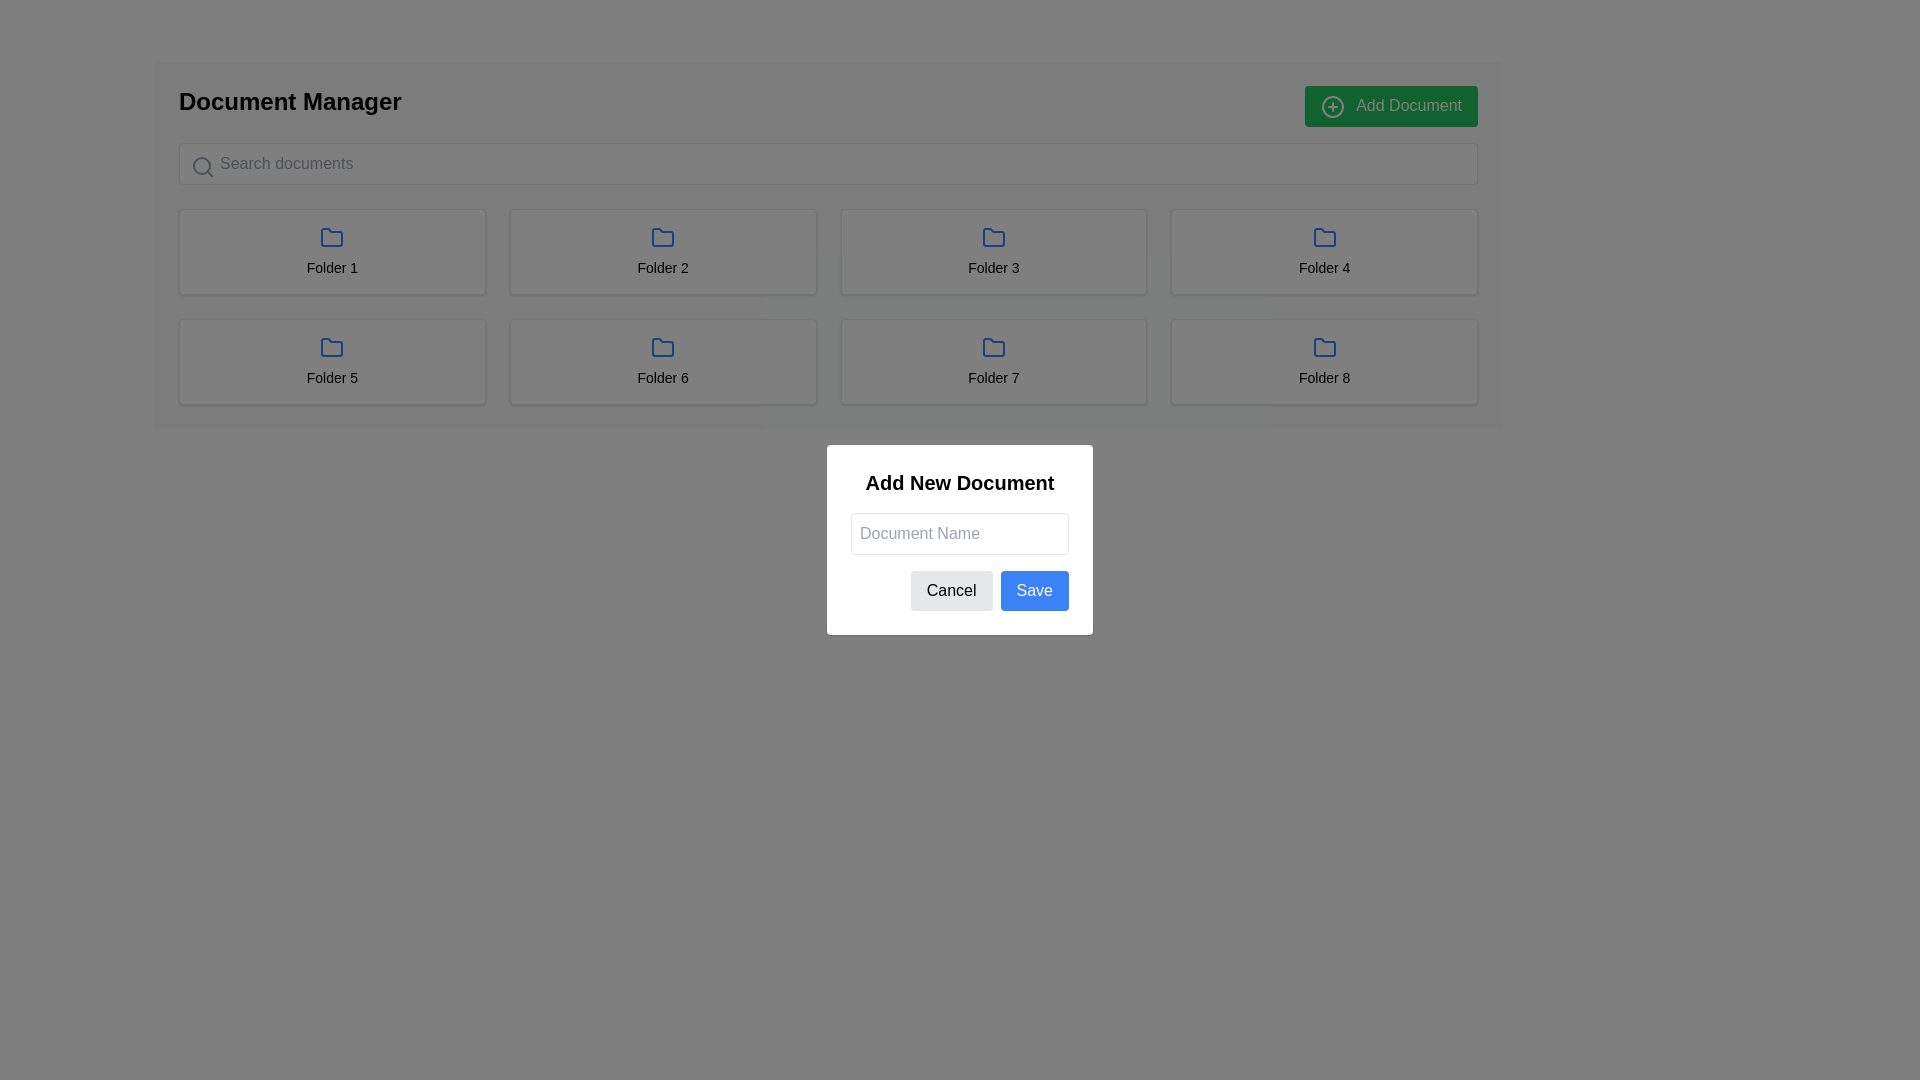 The height and width of the screenshot is (1080, 1920). Describe the element at coordinates (332, 236) in the screenshot. I see `the vector graphics element that visually represents the folder icon located in the first row, first column of the folder layout within 'Folder 1'` at that location.